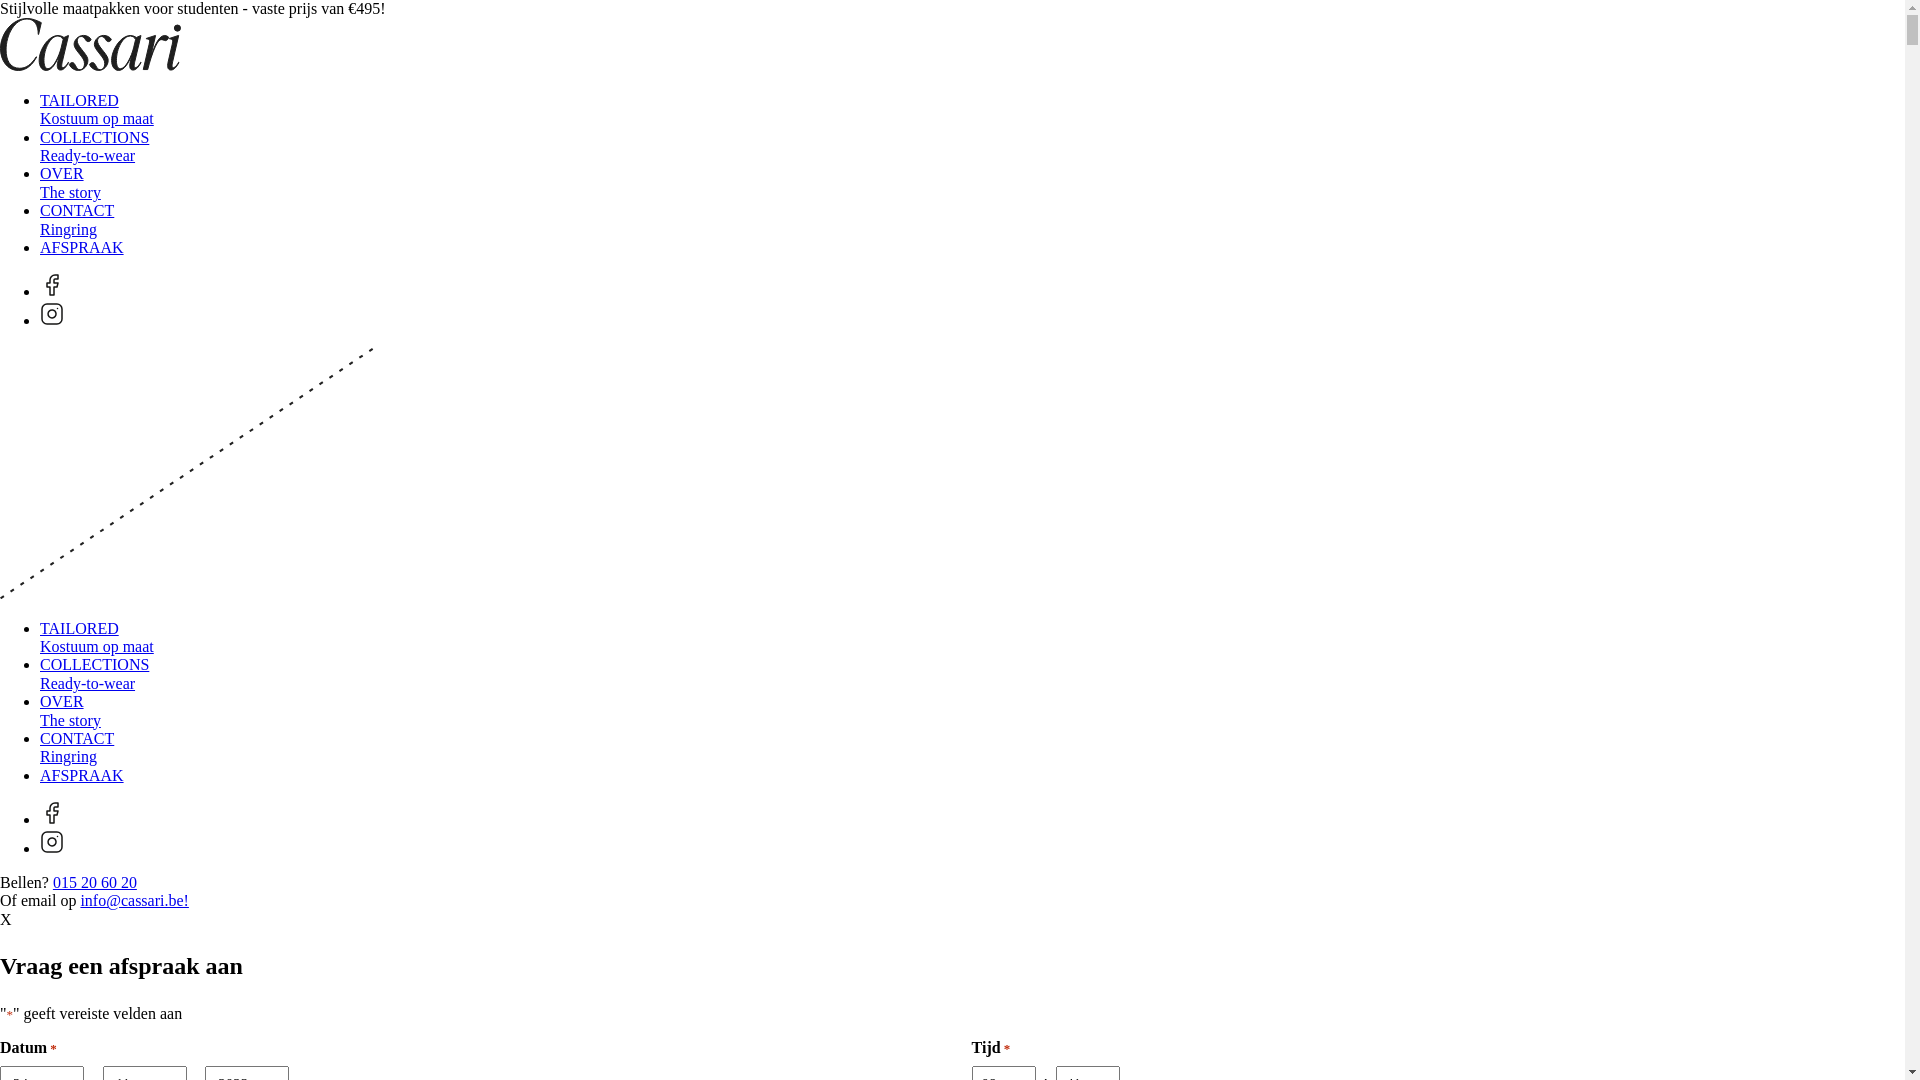 The width and height of the screenshot is (1920, 1080). What do you see at coordinates (70, 182) in the screenshot?
I see `'OVER` at bounding box center [70, 182].